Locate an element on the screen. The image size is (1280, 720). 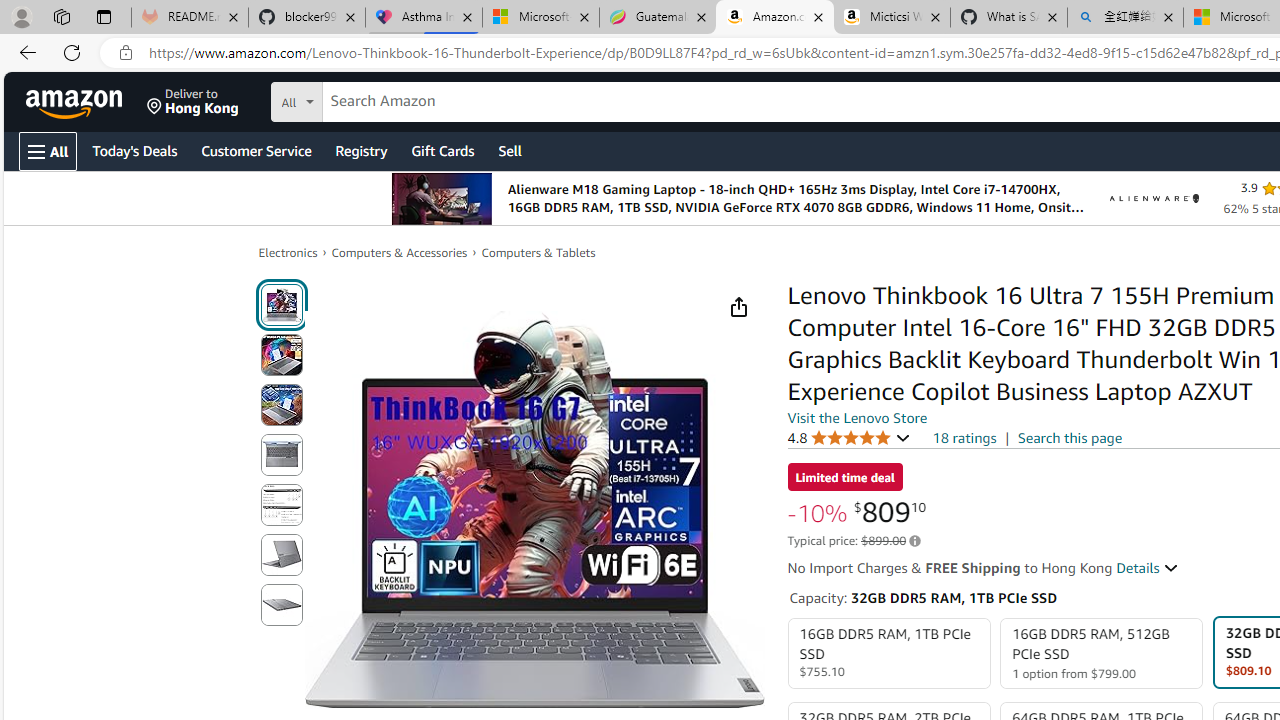
'16GB DDR5 RAM, 512GB PCIe SSD 1 option from $799.00' is located at coordinates (1101, 653).